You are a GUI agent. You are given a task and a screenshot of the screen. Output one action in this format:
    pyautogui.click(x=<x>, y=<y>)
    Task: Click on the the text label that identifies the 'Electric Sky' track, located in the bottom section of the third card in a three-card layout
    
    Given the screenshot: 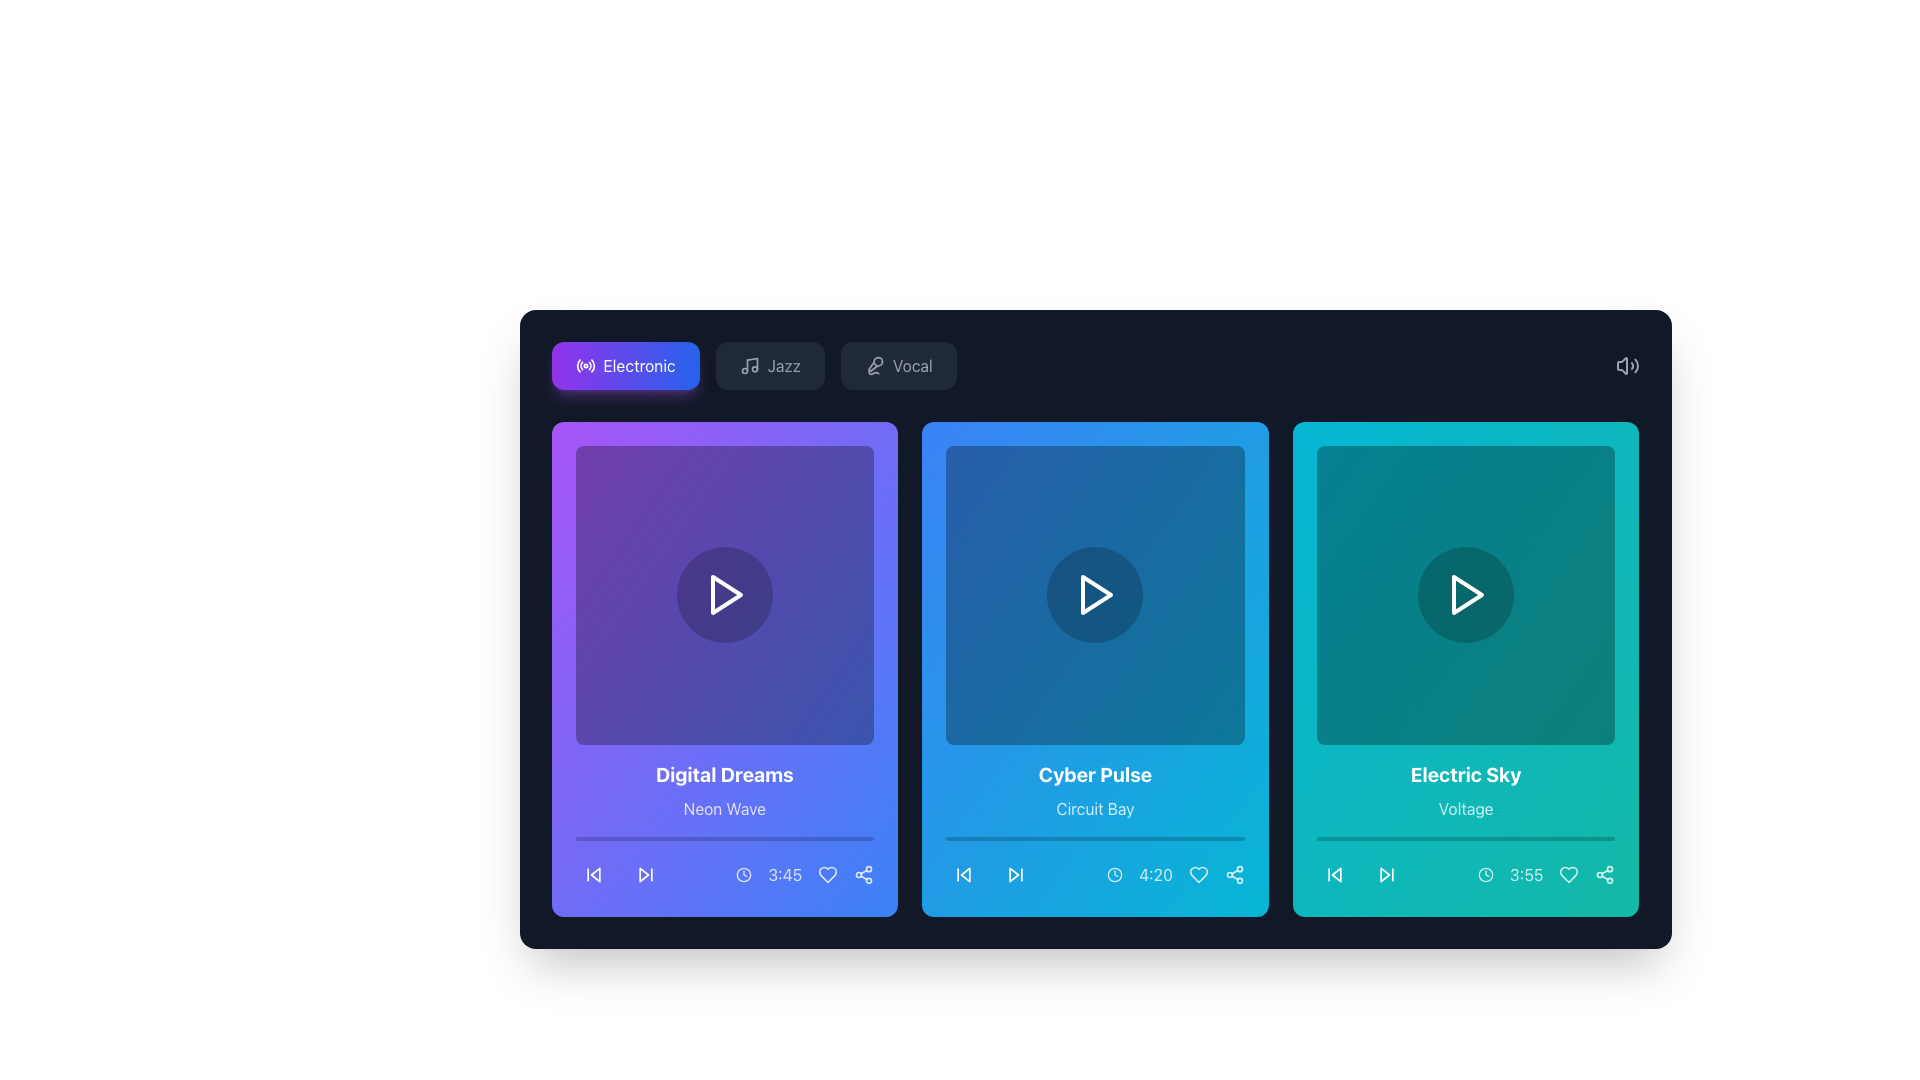 What is the action you would take?
    pyautogui.click(x=1466, y=773)
    